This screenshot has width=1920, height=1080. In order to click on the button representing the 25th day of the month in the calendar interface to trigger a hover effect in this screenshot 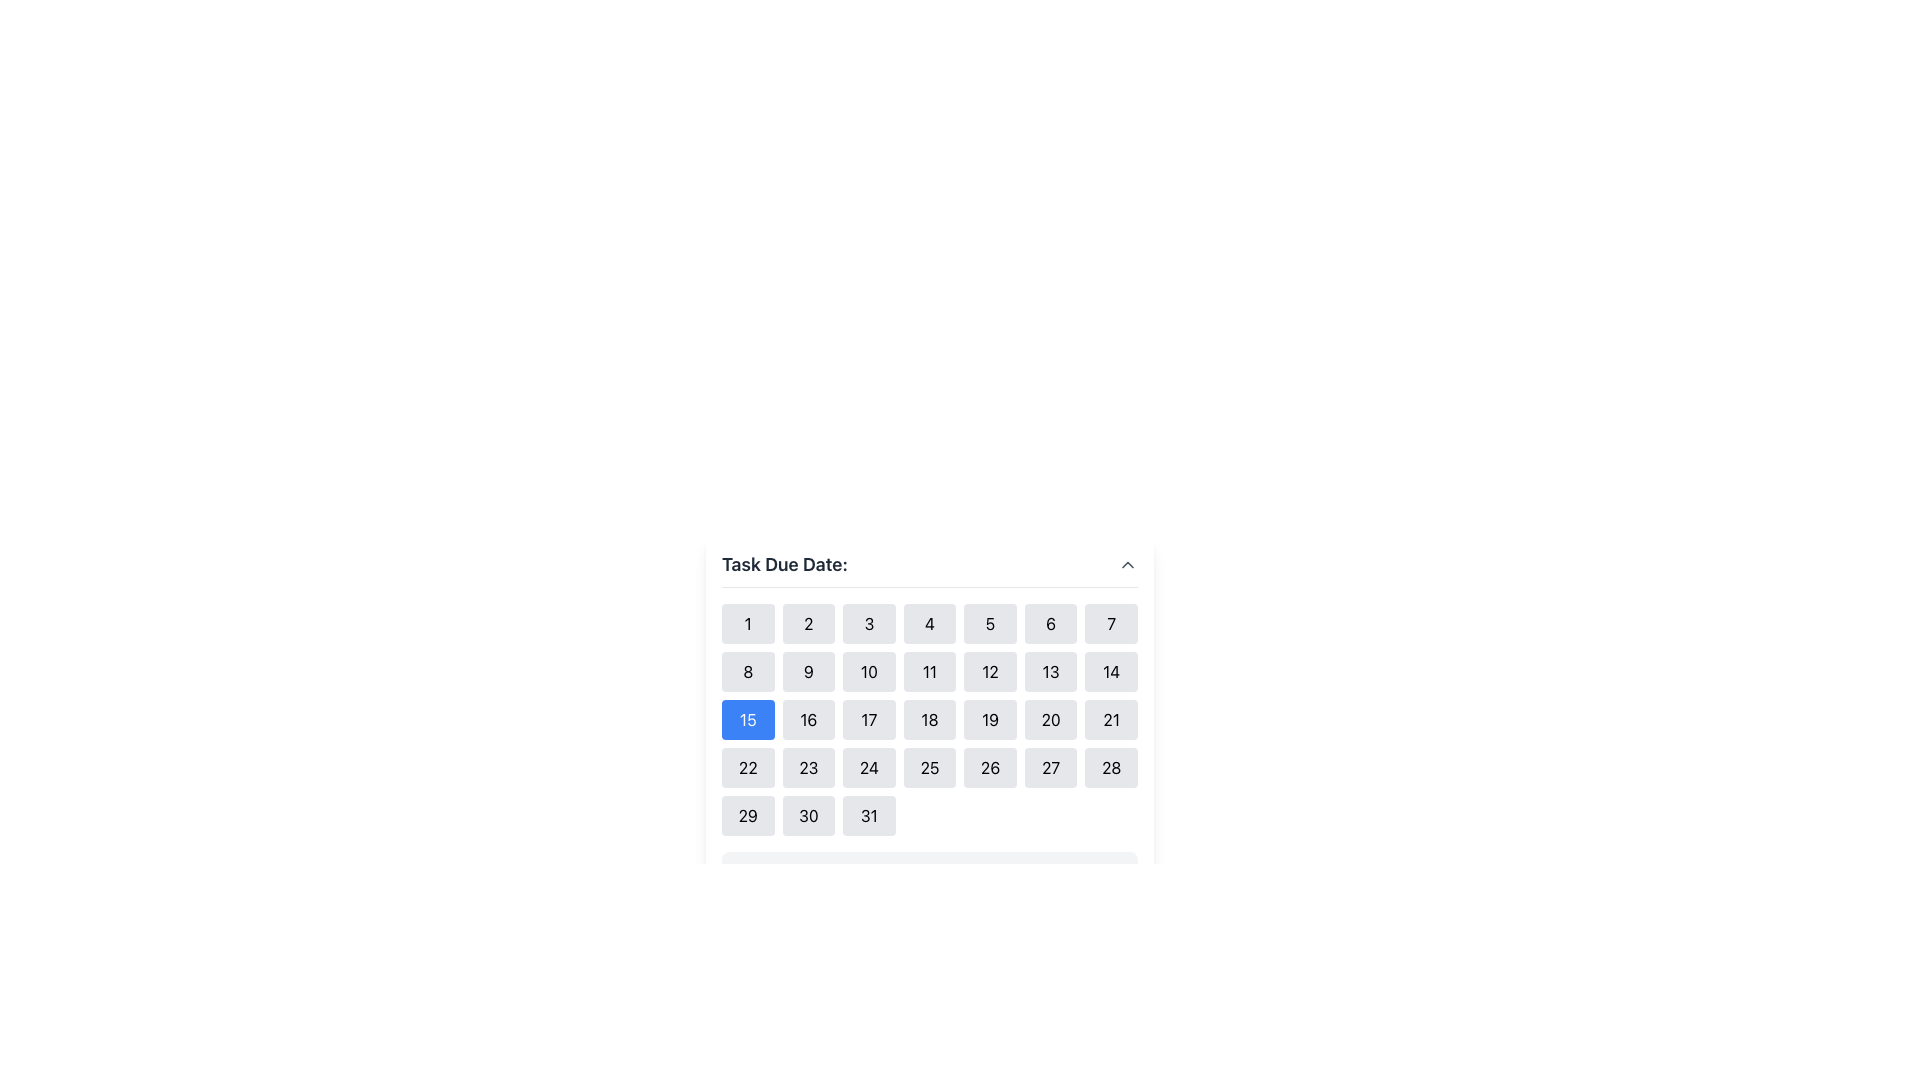, I will do `click(929, 766)`.